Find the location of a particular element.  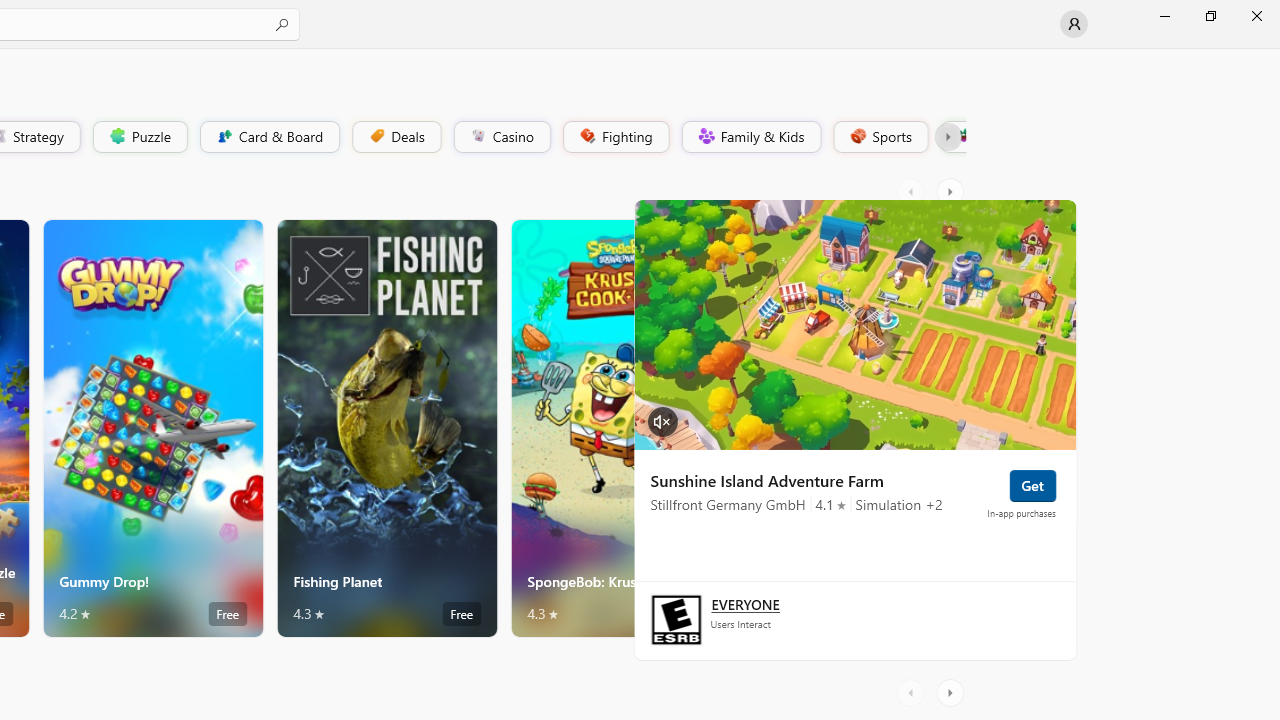

'Close Microsoft Store' is located at coordinates (1255, 15).